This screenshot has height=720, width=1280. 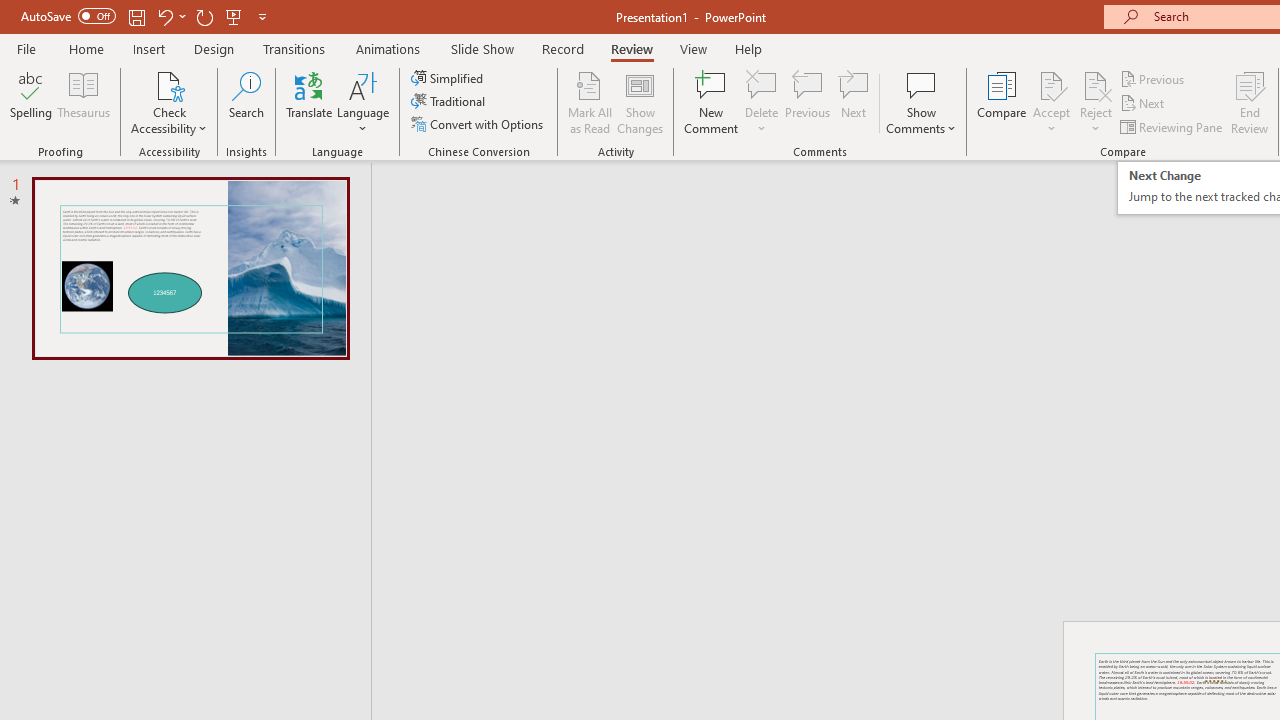 What do you see at coordinates (448, 101) in the screenshot?
I see `'Traditional'` at bounding box center [448, 101].